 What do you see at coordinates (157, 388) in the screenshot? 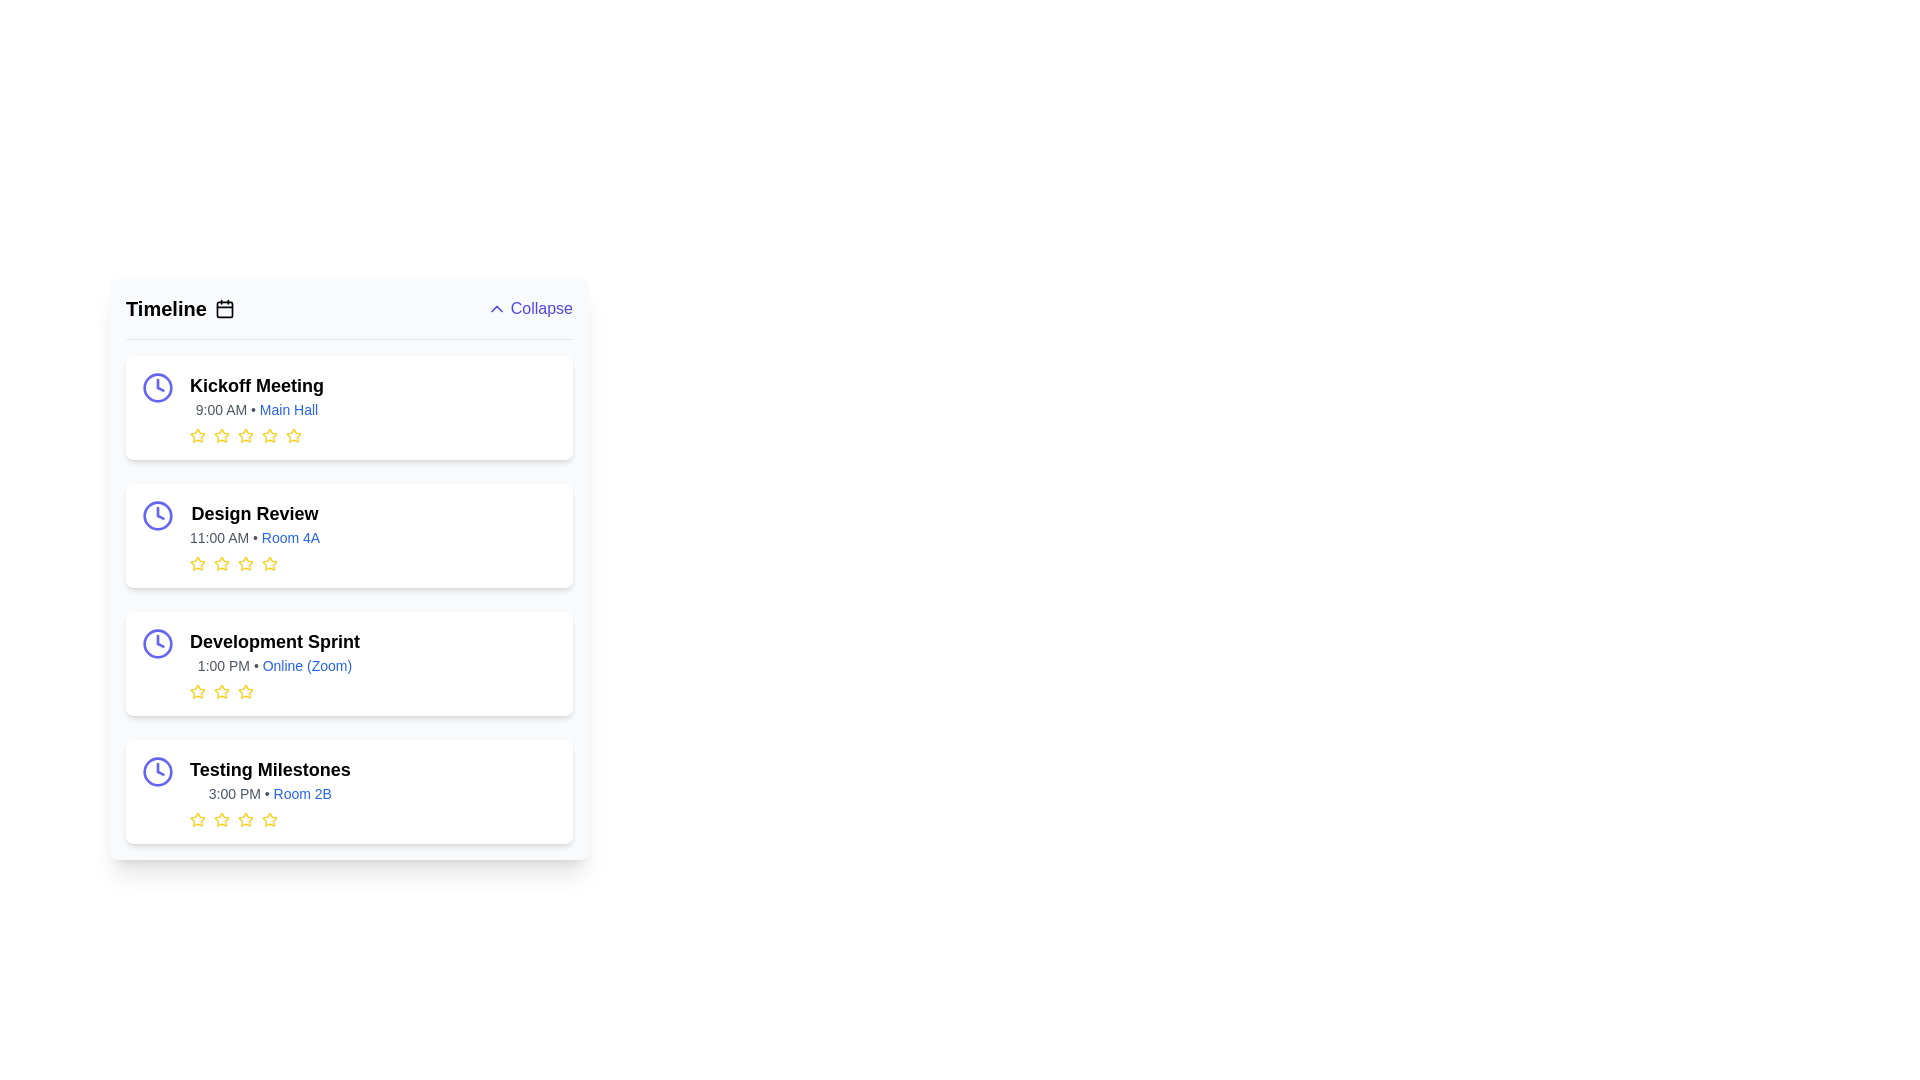
I see `the clock-shaped icon with a blue color located in the top-left corner of the card containing the text 'Kickoff Meeting'` at bounding box center [157, 388].